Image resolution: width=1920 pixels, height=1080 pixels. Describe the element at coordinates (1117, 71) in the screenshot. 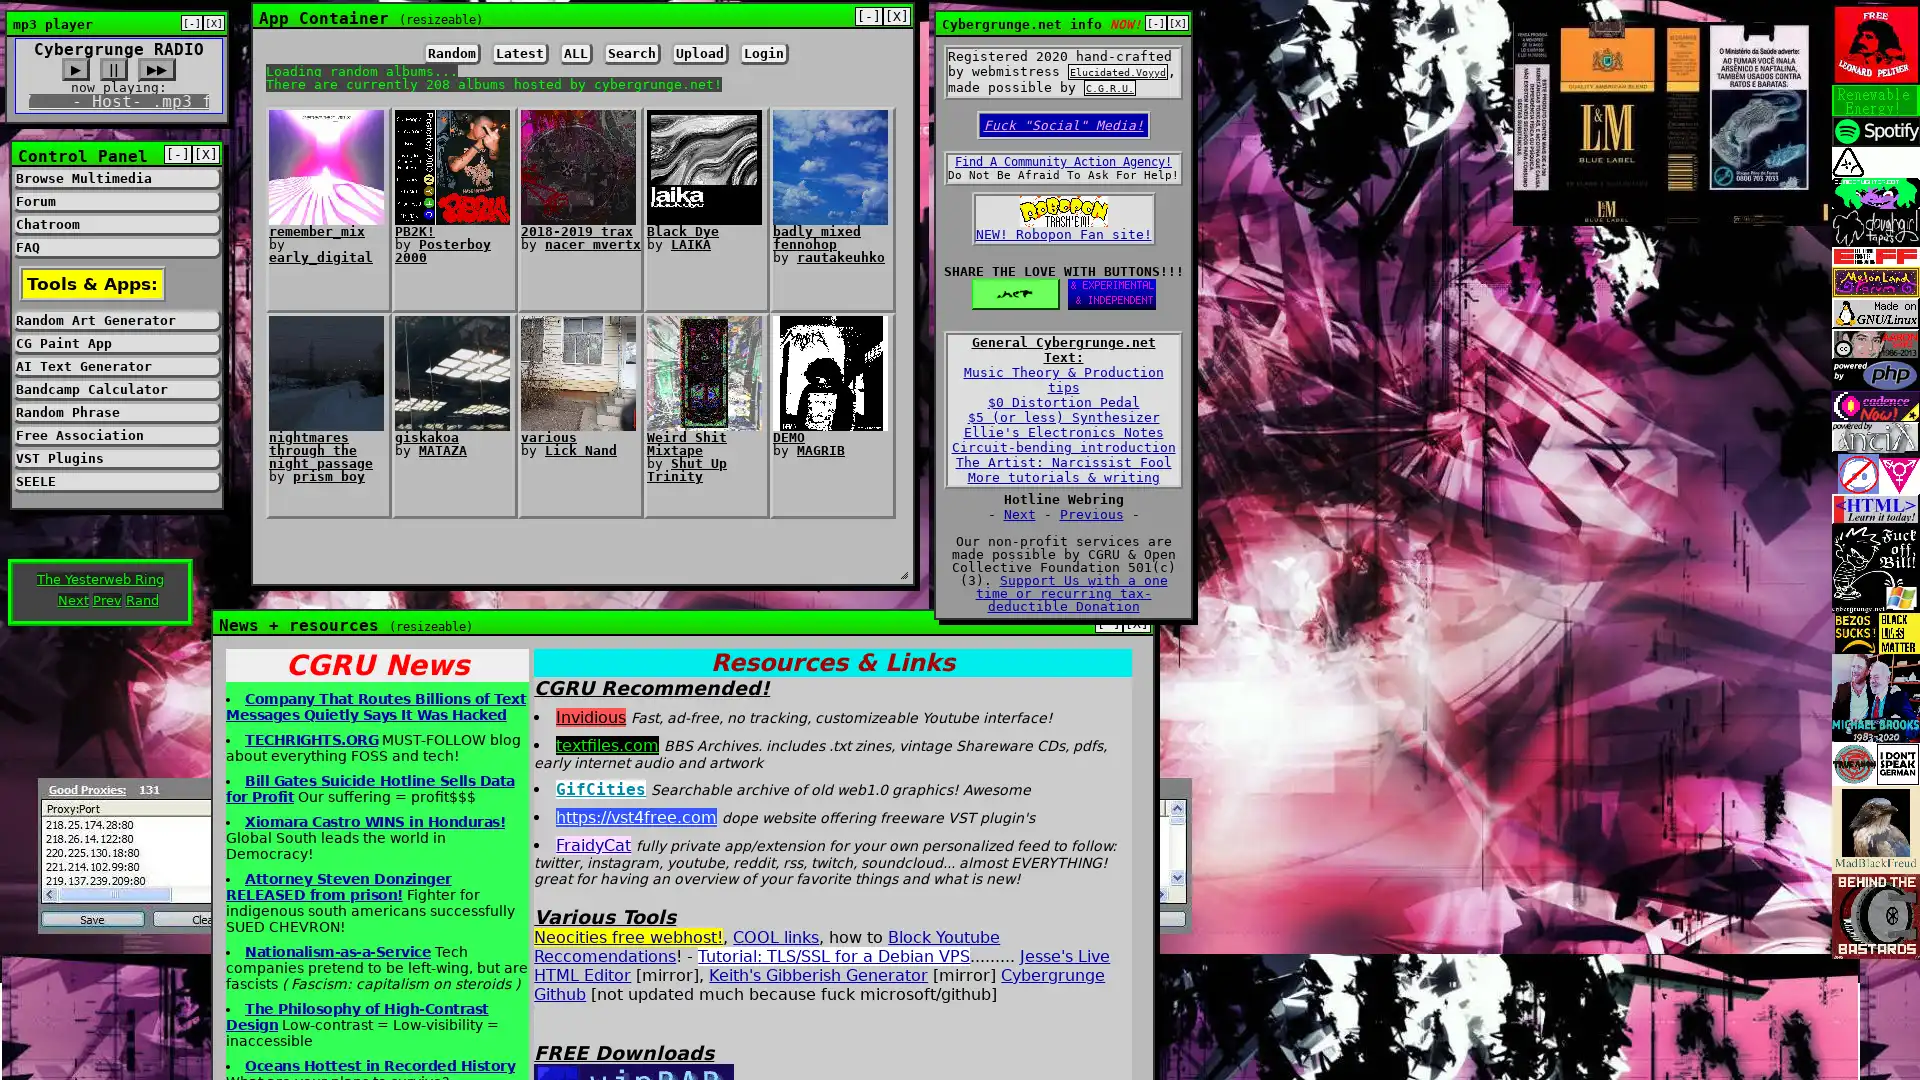

I see `Elucidated.Voyyd` at that location.